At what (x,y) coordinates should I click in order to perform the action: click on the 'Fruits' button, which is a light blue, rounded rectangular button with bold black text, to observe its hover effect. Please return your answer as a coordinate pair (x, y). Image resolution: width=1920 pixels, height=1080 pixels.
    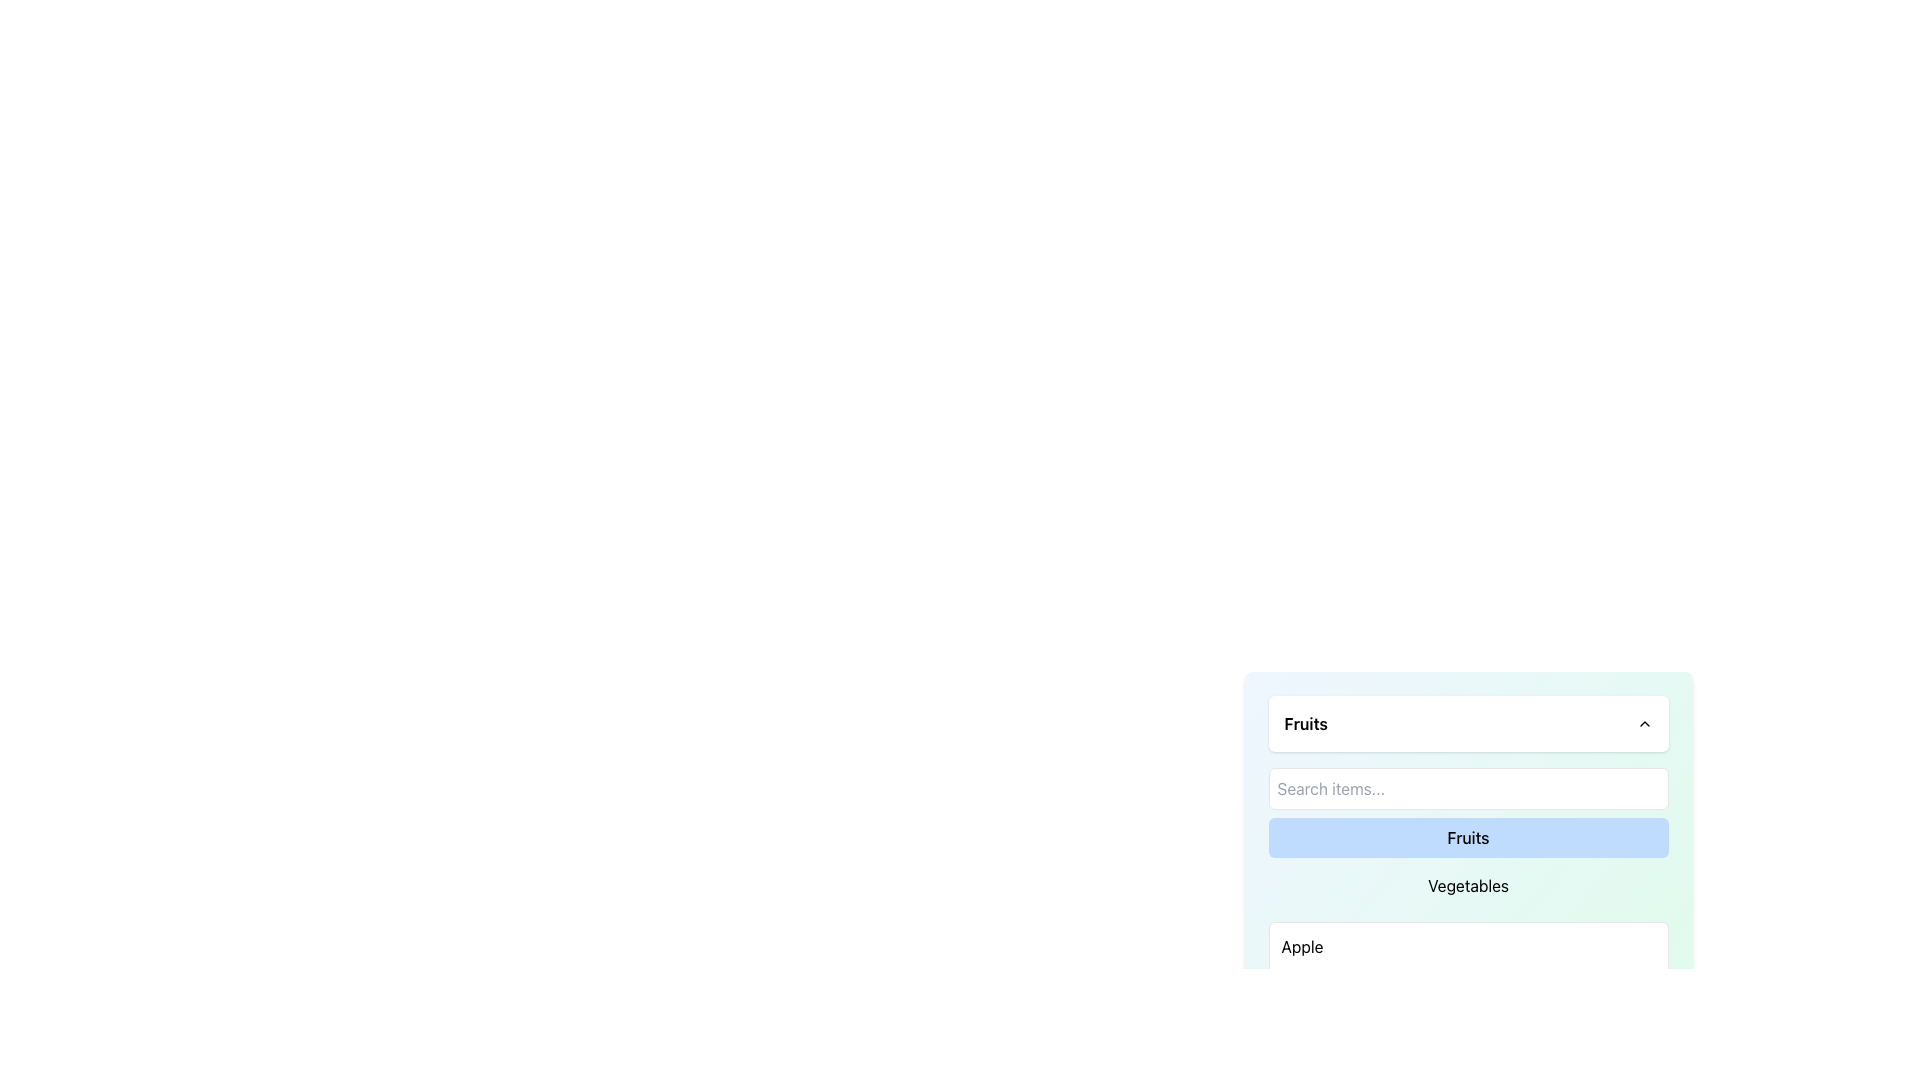
    Looking at the image, I should click on (1468, 837).